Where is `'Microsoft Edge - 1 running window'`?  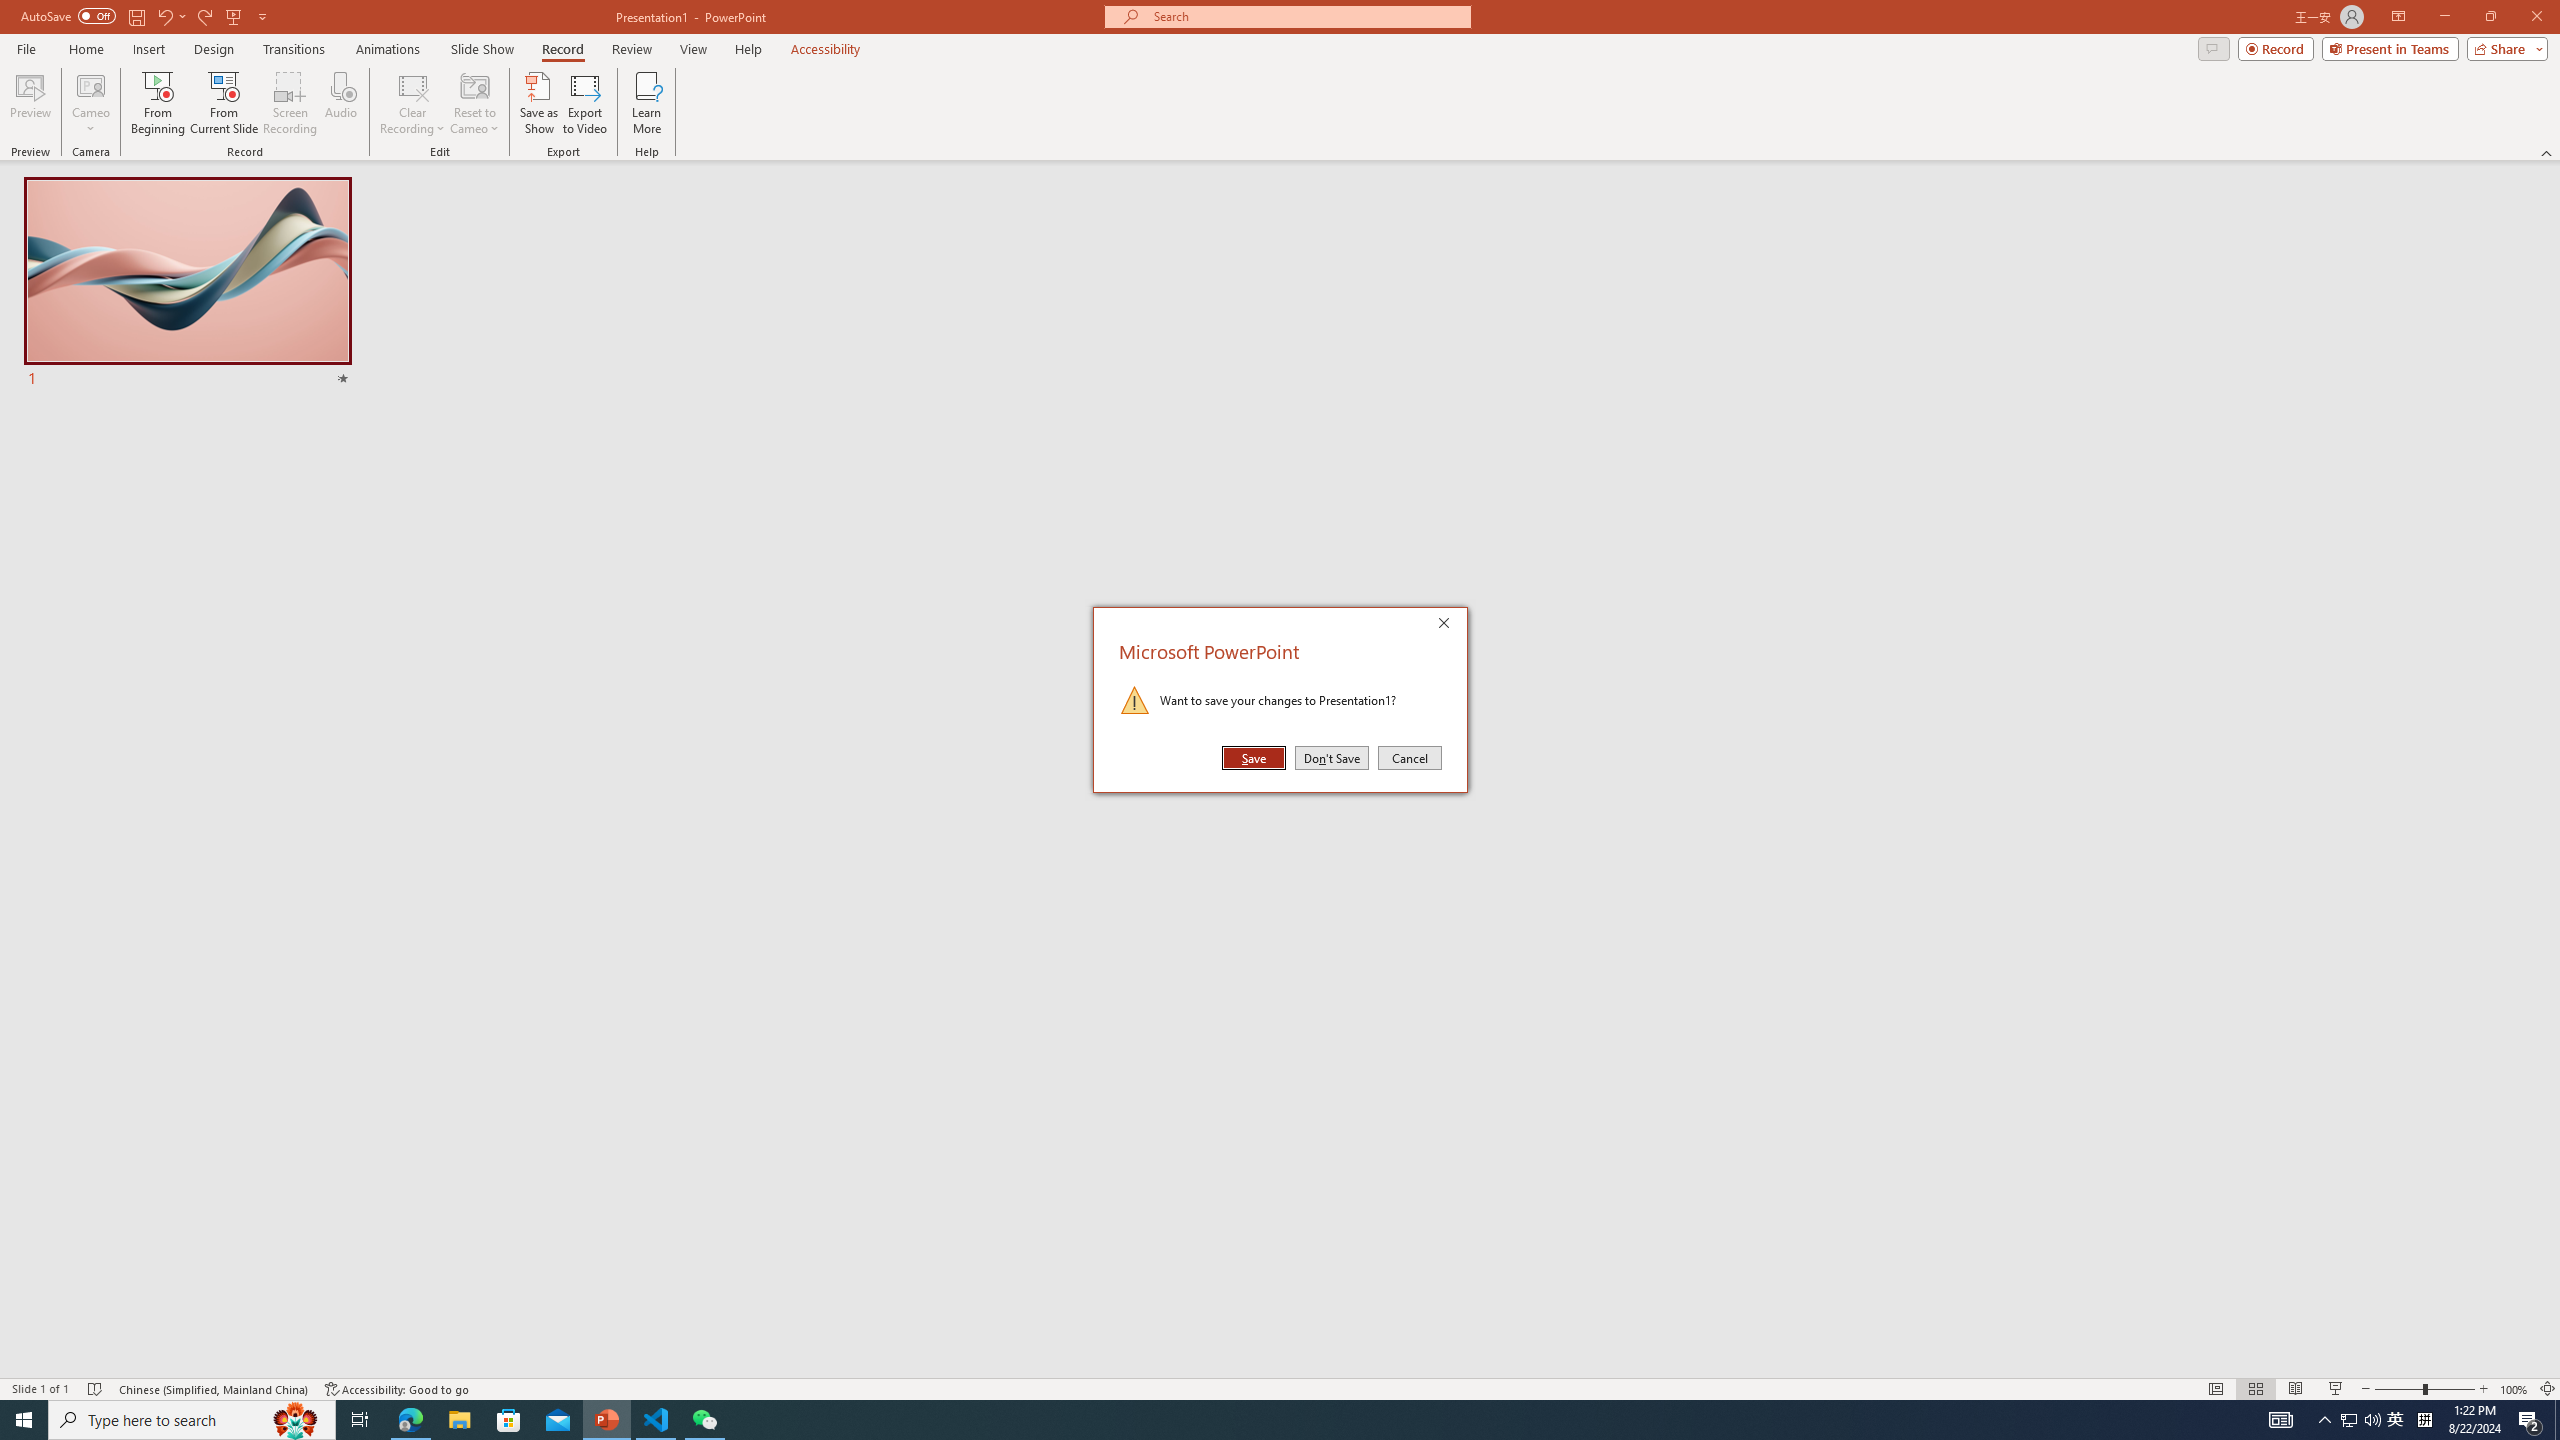
'Microsoft Edge - 1 running window' is located at coordinates (409, 1418).